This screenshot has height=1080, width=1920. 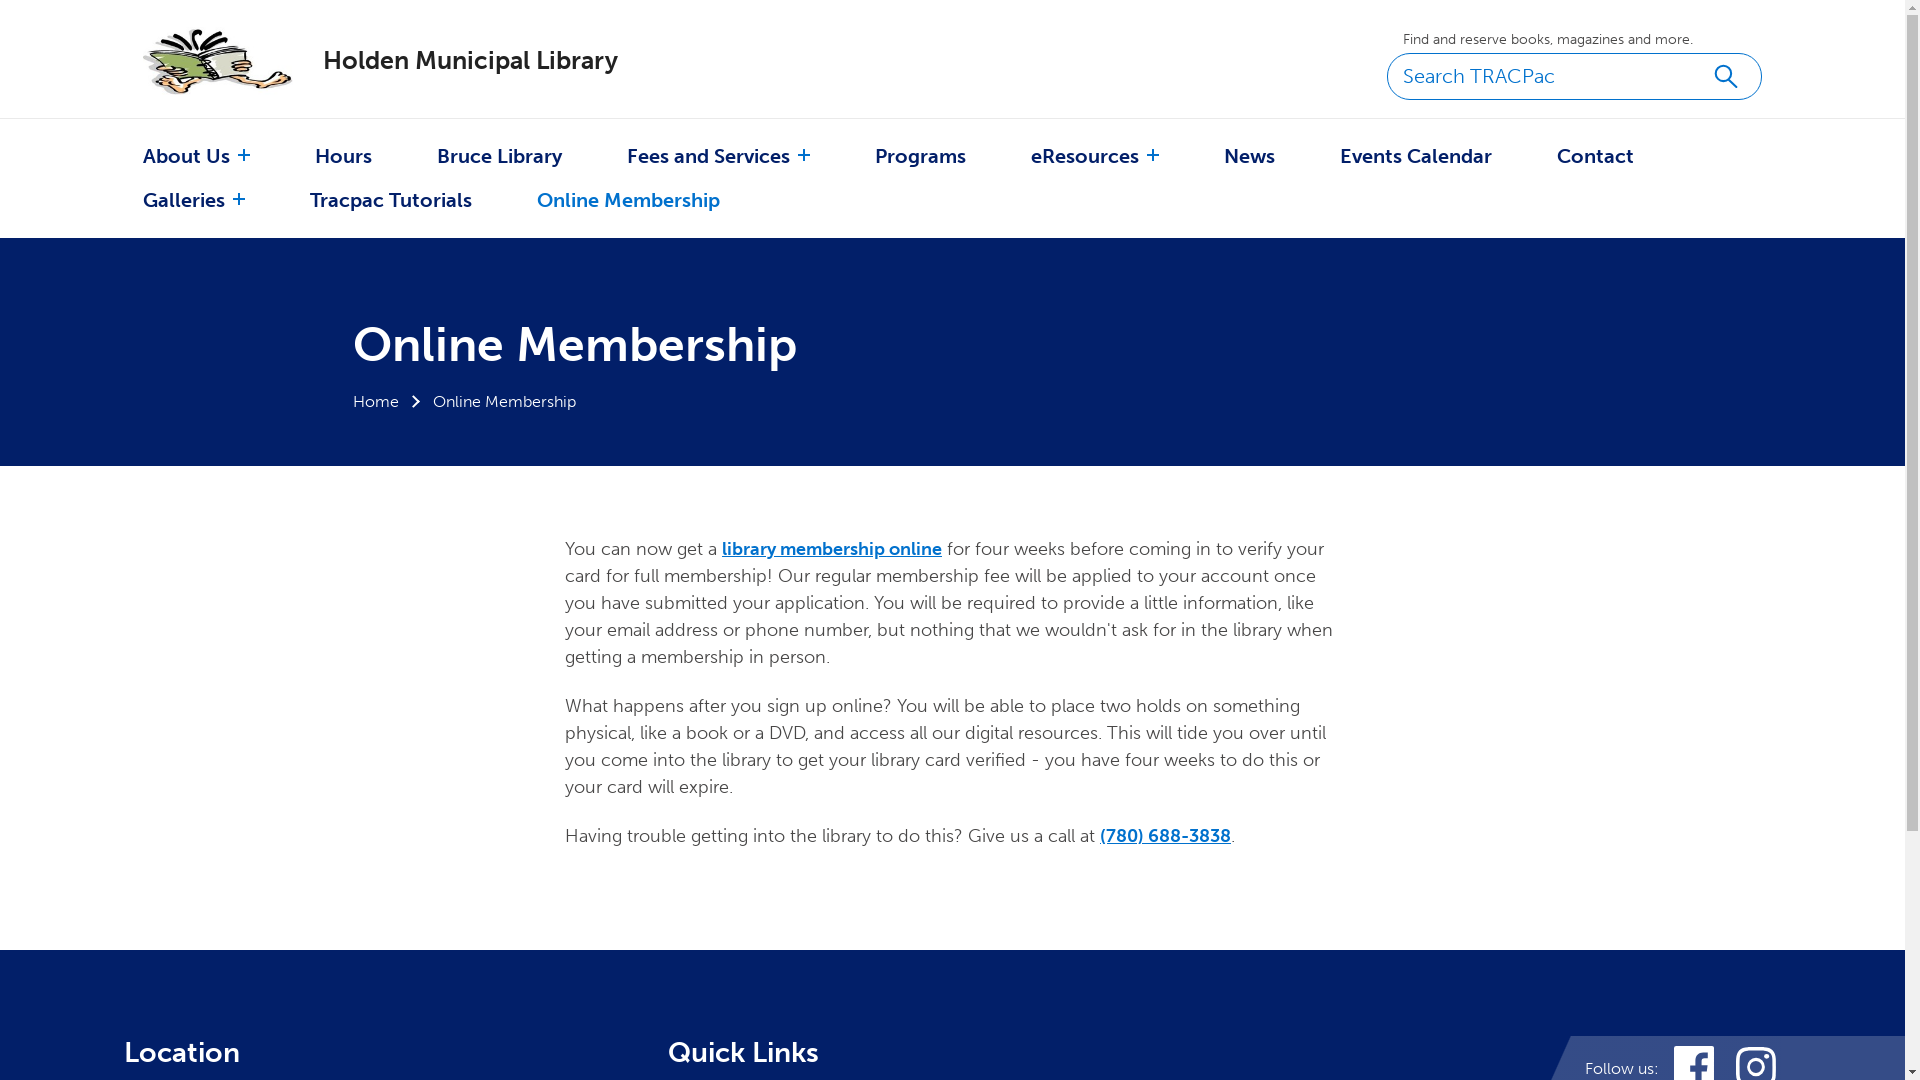 I want to click on 'Online Membership', so click(x=537, y=200).